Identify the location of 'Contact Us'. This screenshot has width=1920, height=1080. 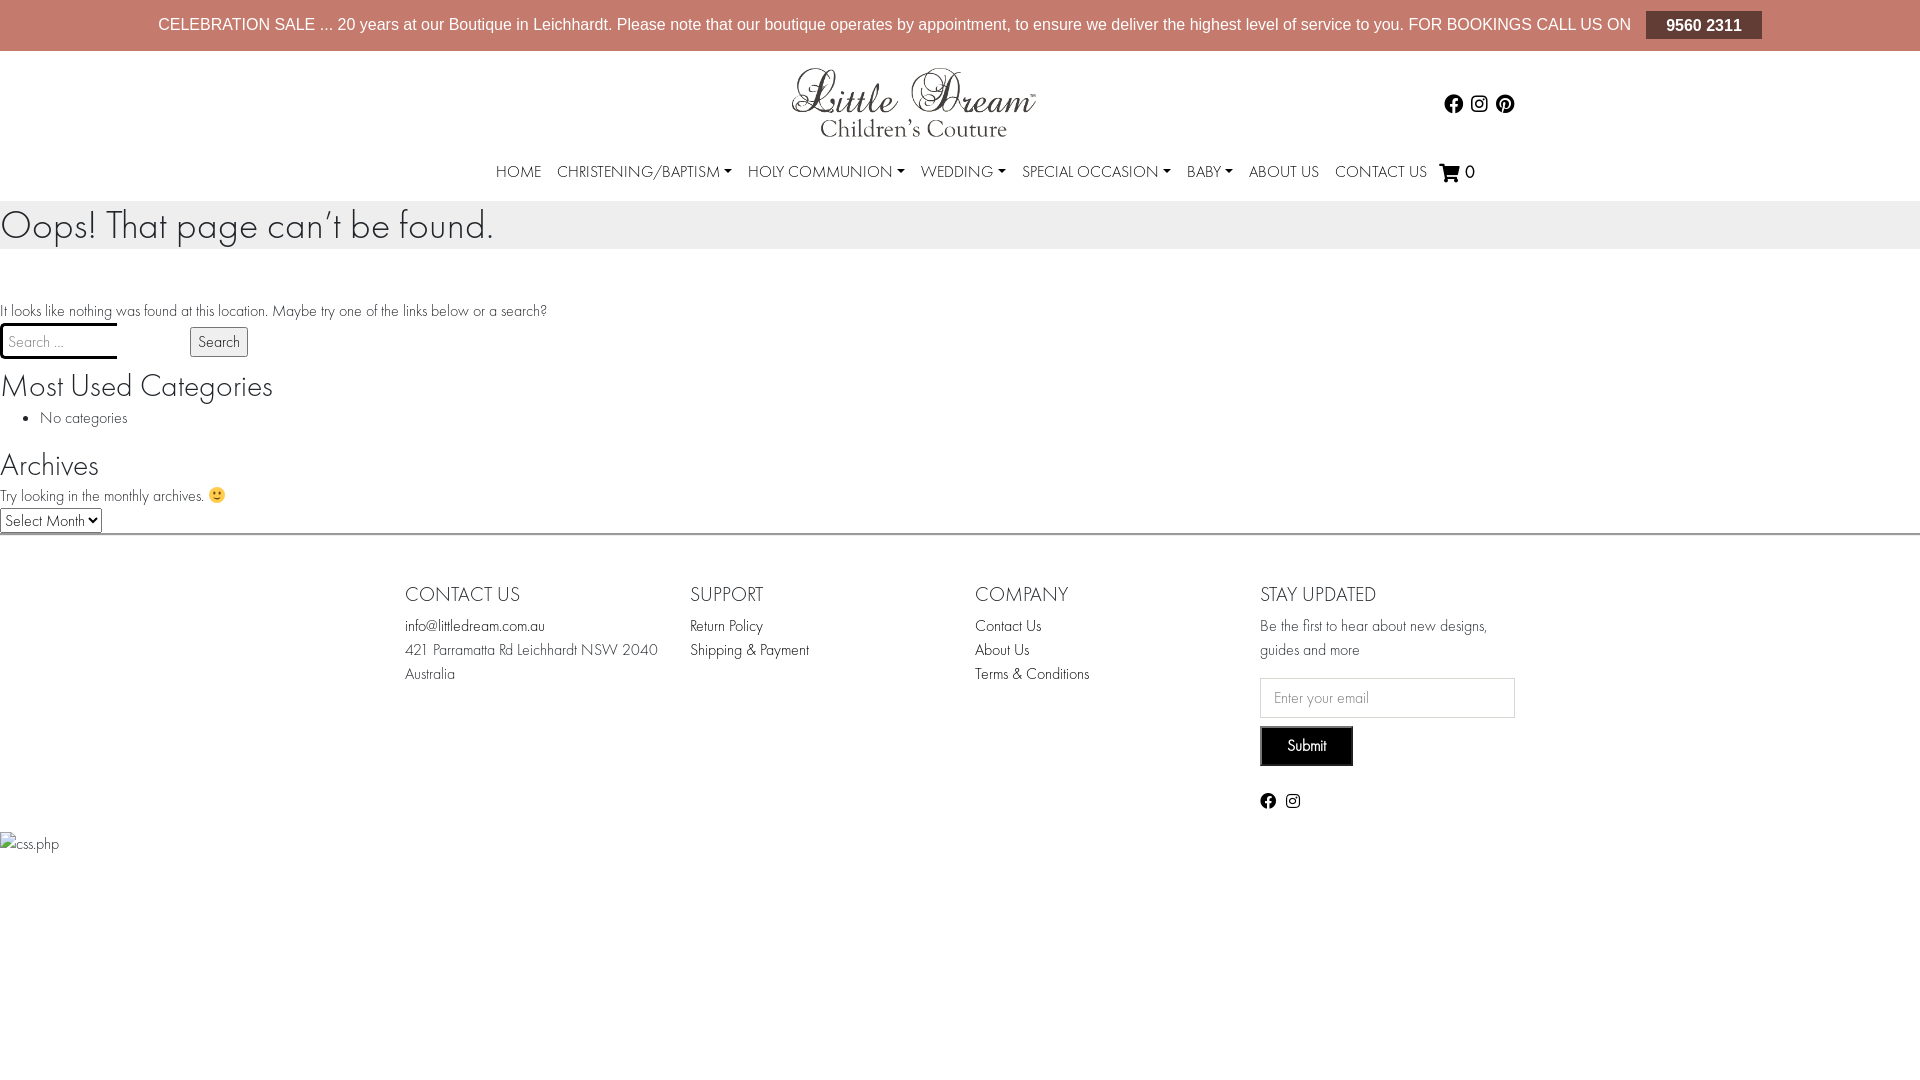
(1008, 624).